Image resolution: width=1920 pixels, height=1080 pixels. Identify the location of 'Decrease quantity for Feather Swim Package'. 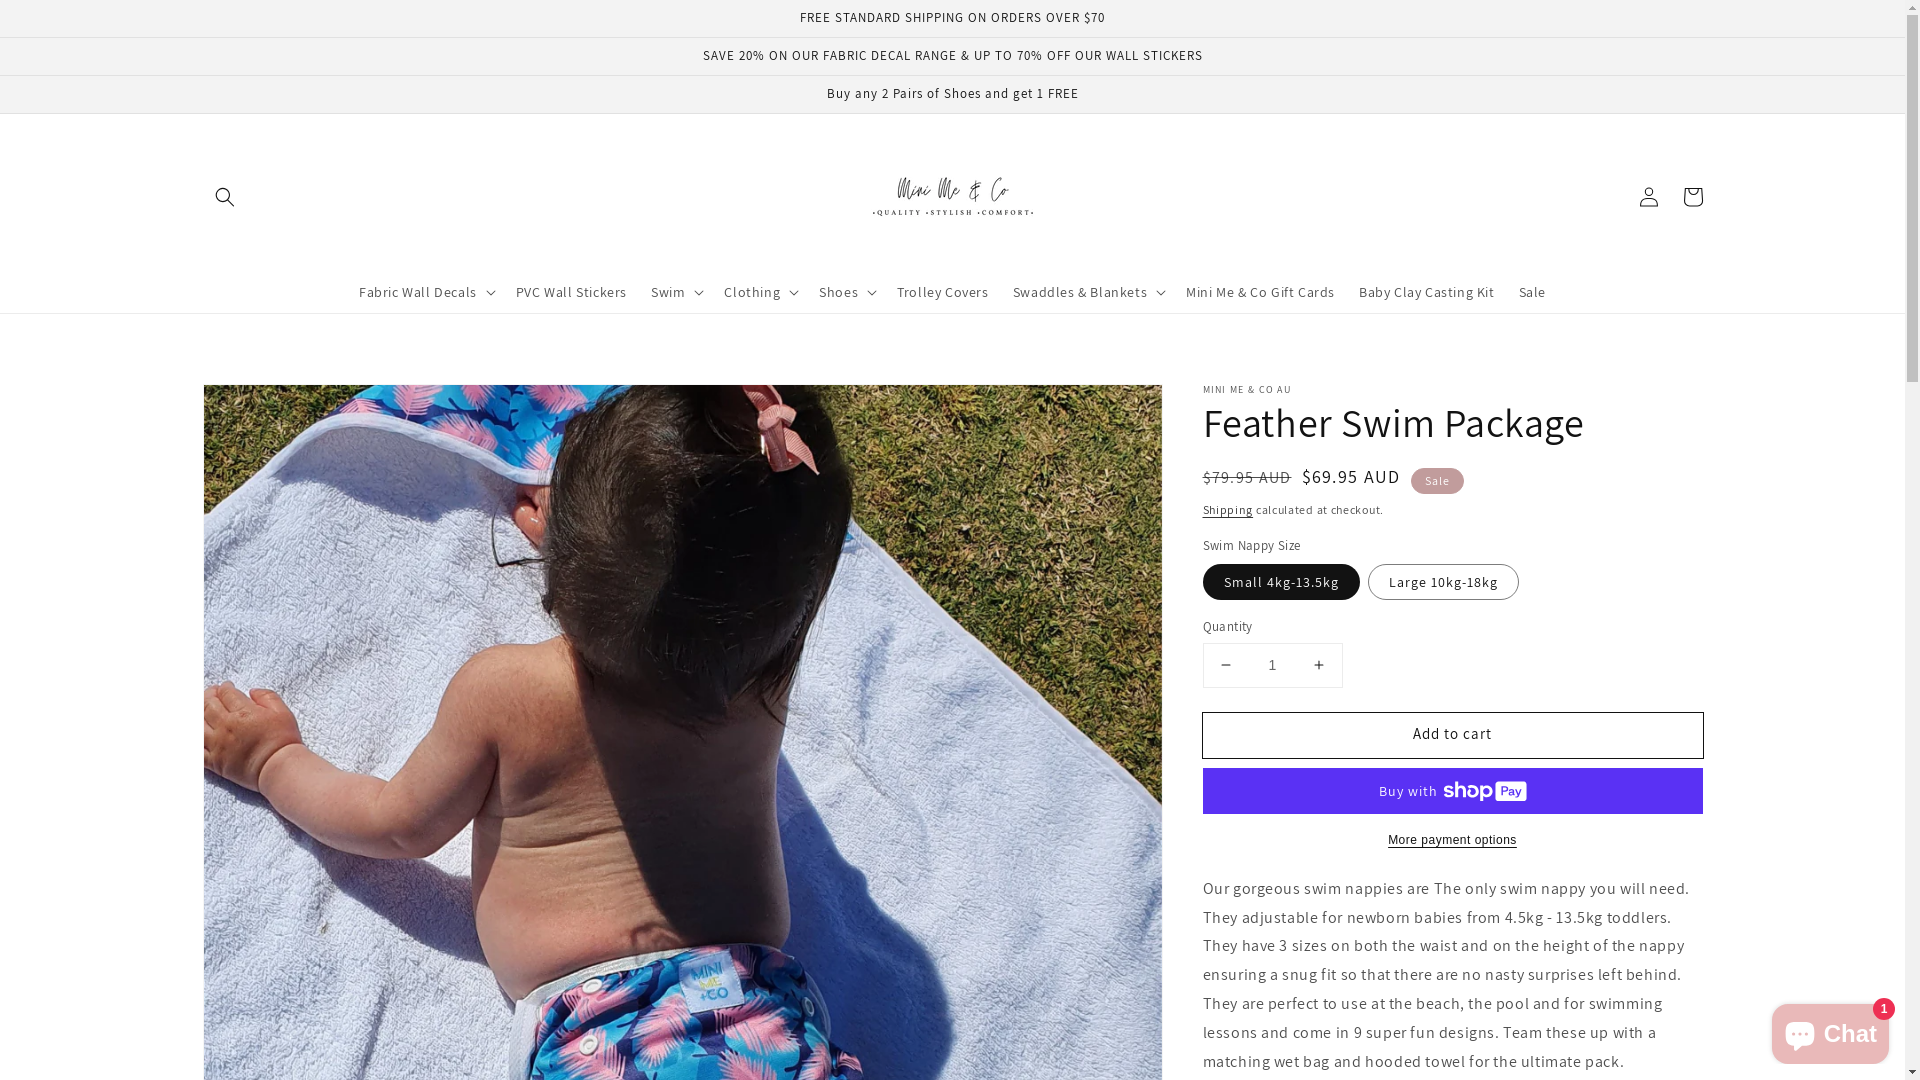
(1225, 665).